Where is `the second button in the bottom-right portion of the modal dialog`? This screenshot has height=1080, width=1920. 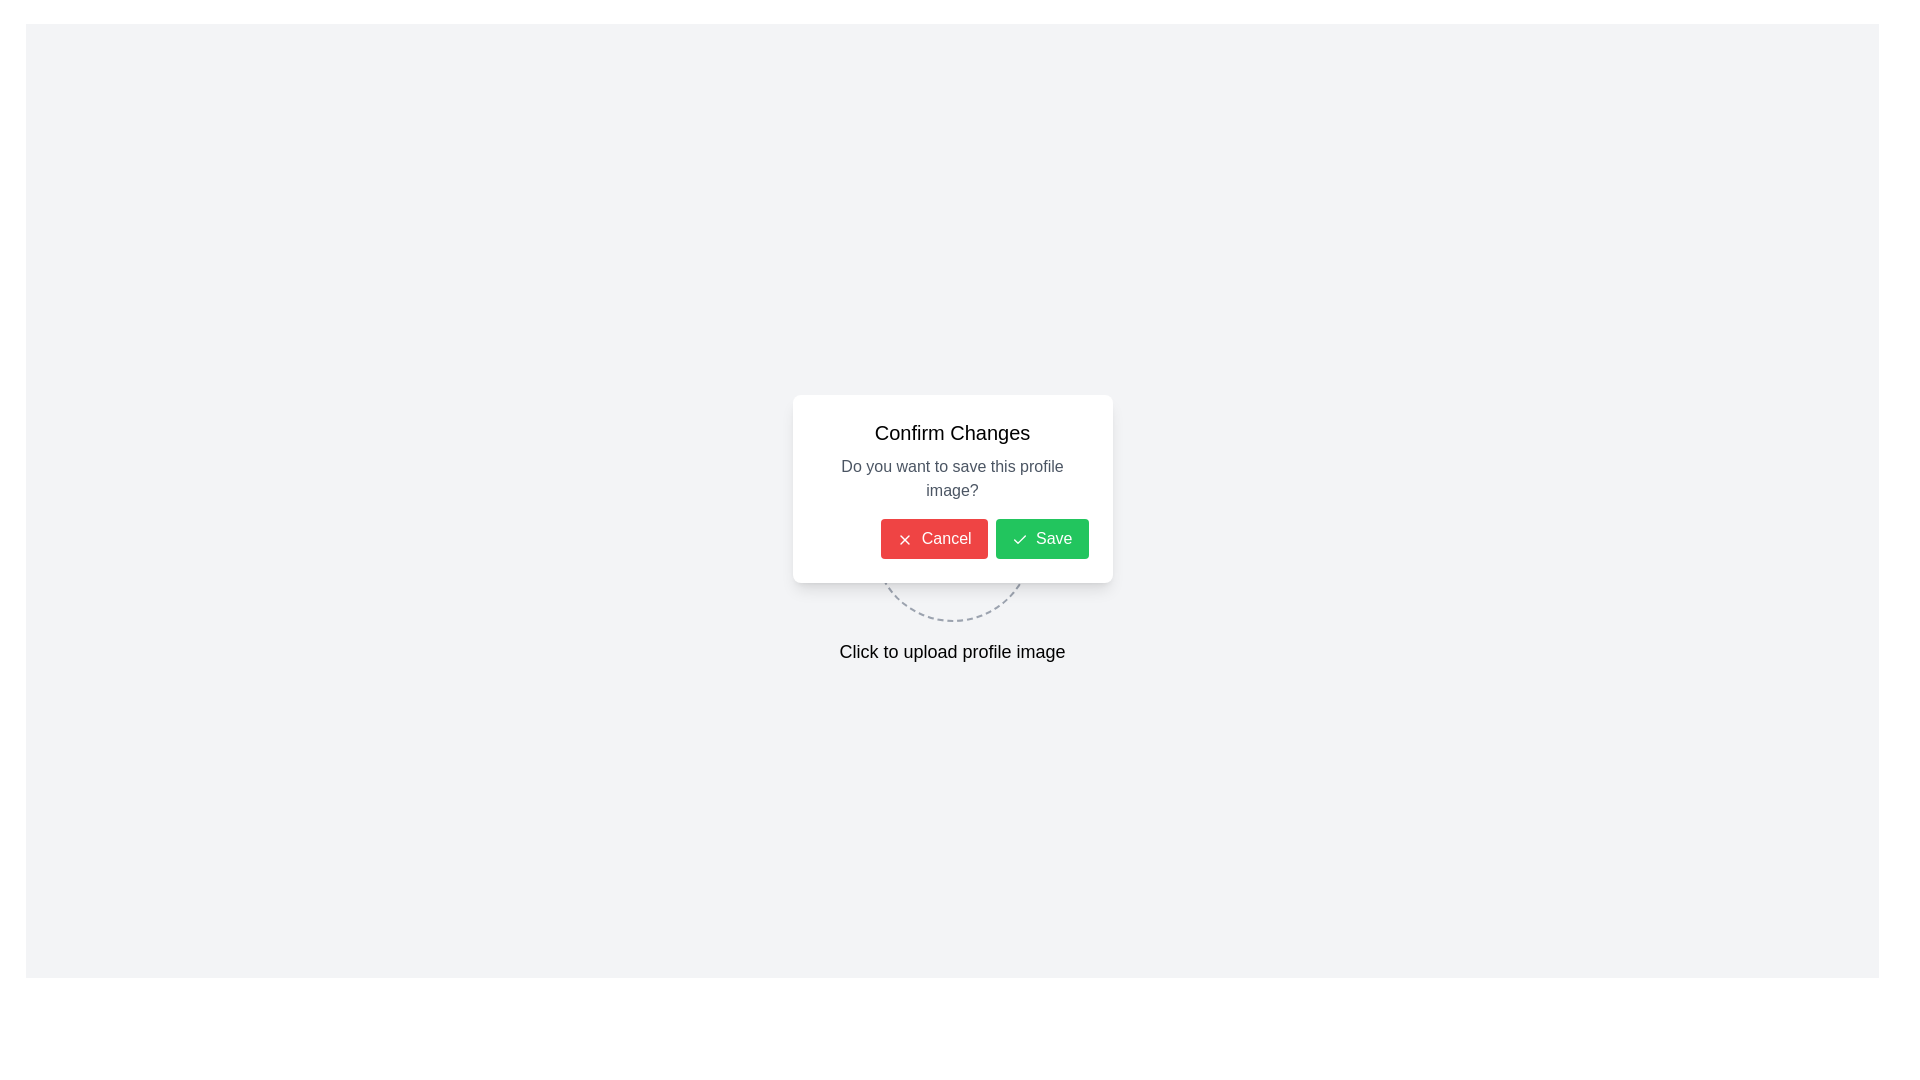 the second button in the bottom-right portion of the modal dialog is located at coordinates (1040, 538).